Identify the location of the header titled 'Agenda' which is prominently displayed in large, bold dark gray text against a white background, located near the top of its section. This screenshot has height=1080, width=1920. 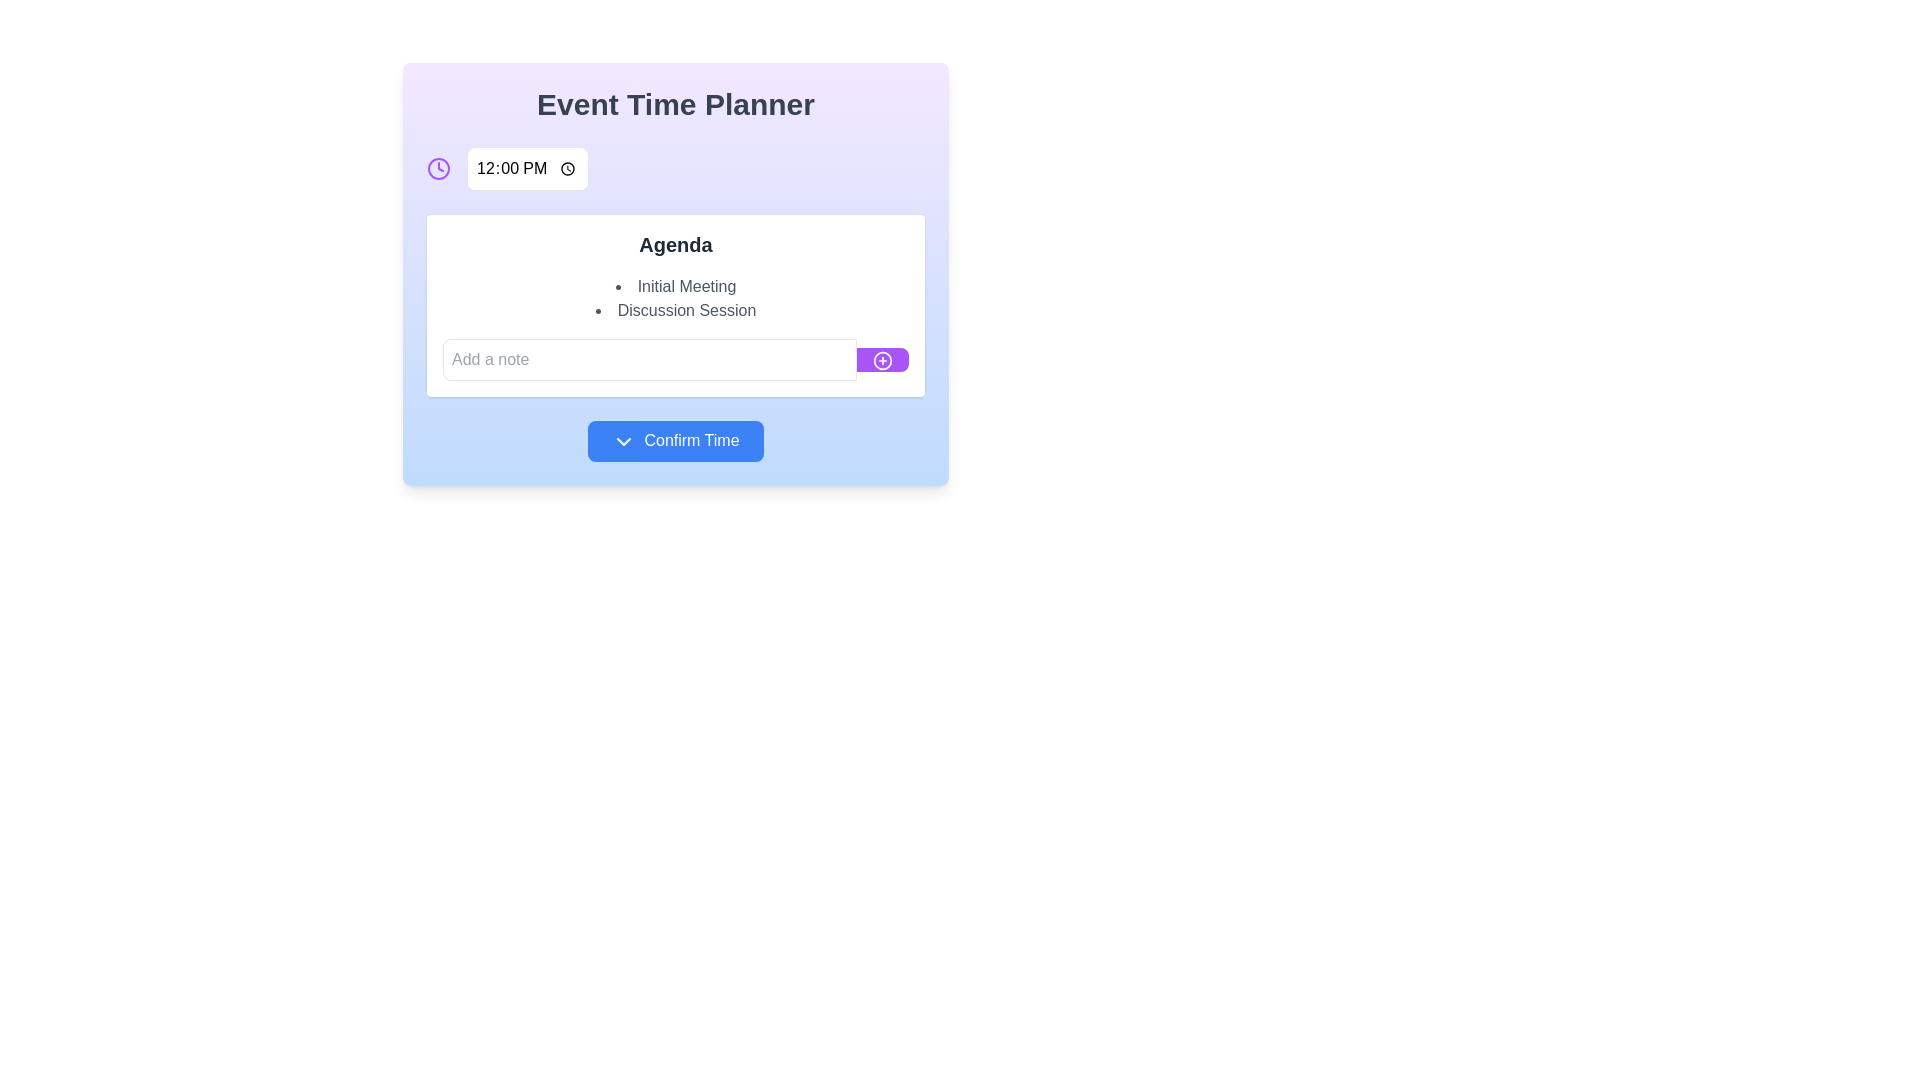
(676, 244).